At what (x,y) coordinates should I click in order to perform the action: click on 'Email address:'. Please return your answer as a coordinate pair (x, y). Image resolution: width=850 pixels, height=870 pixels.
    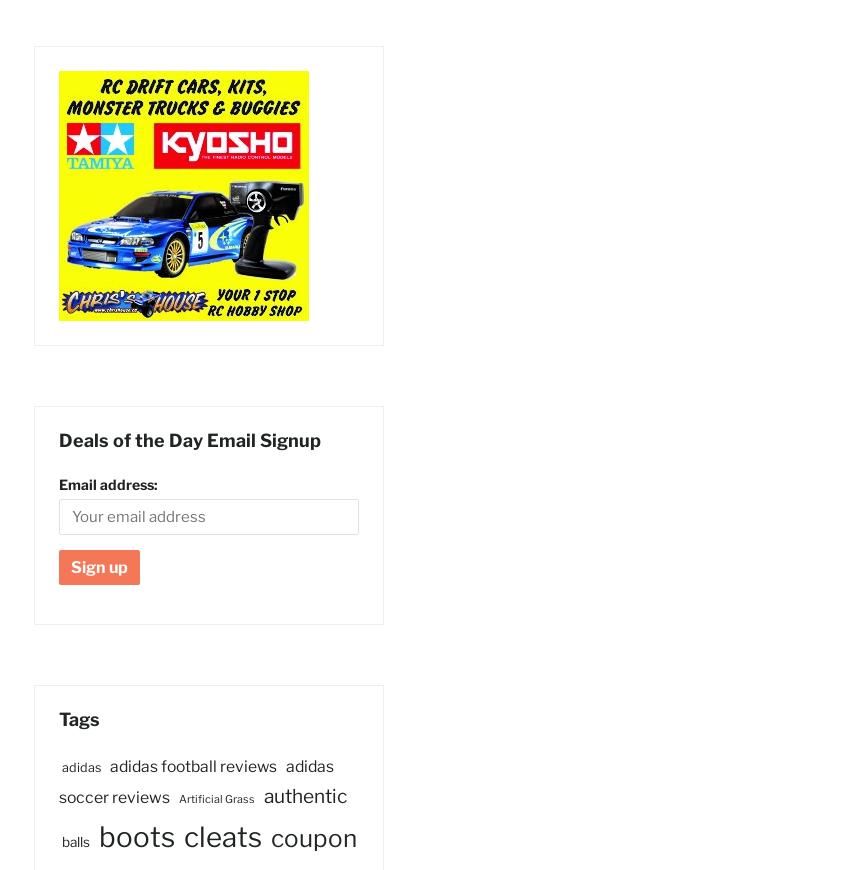
    Looking at the image, I should click on (58, 482).